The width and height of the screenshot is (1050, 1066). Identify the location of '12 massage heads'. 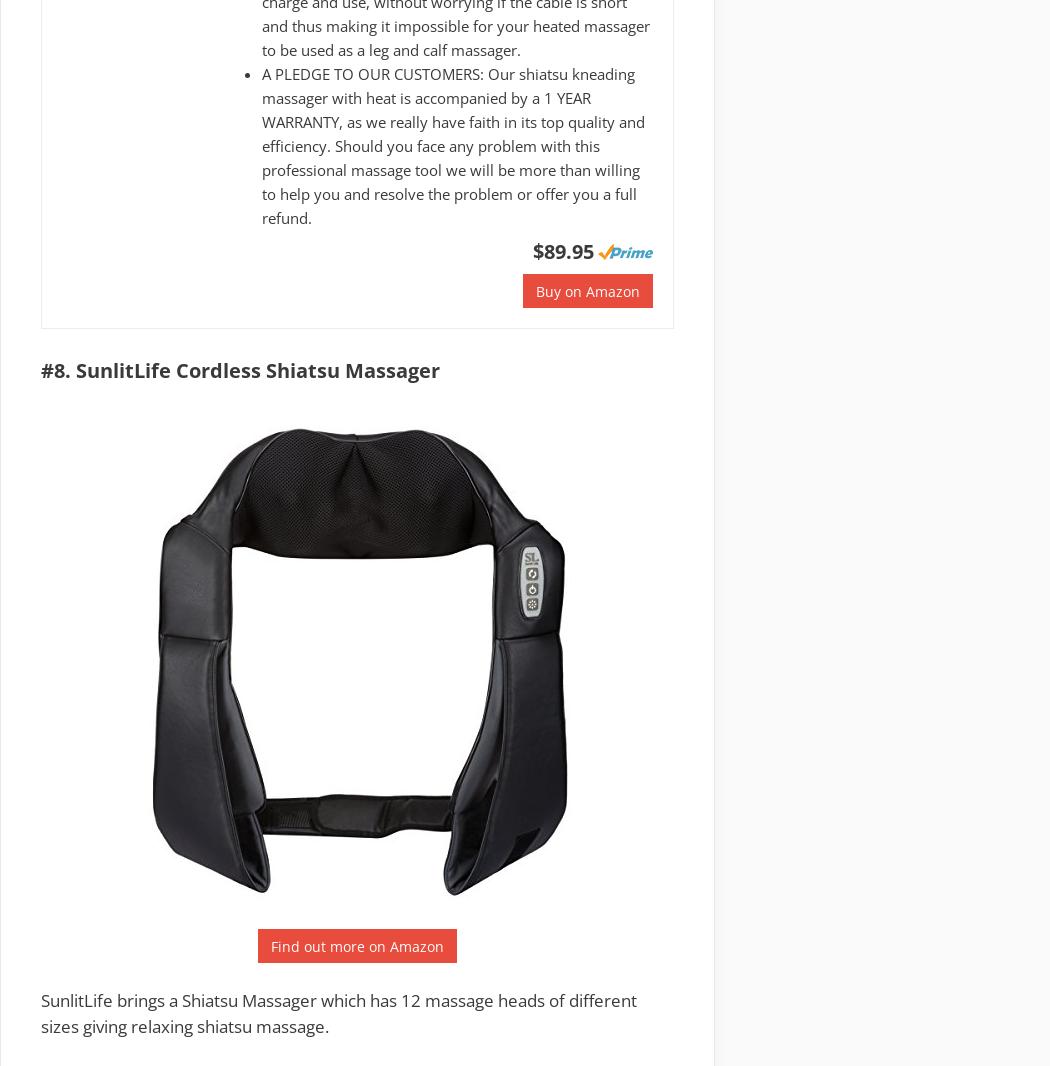
(473, 1000).